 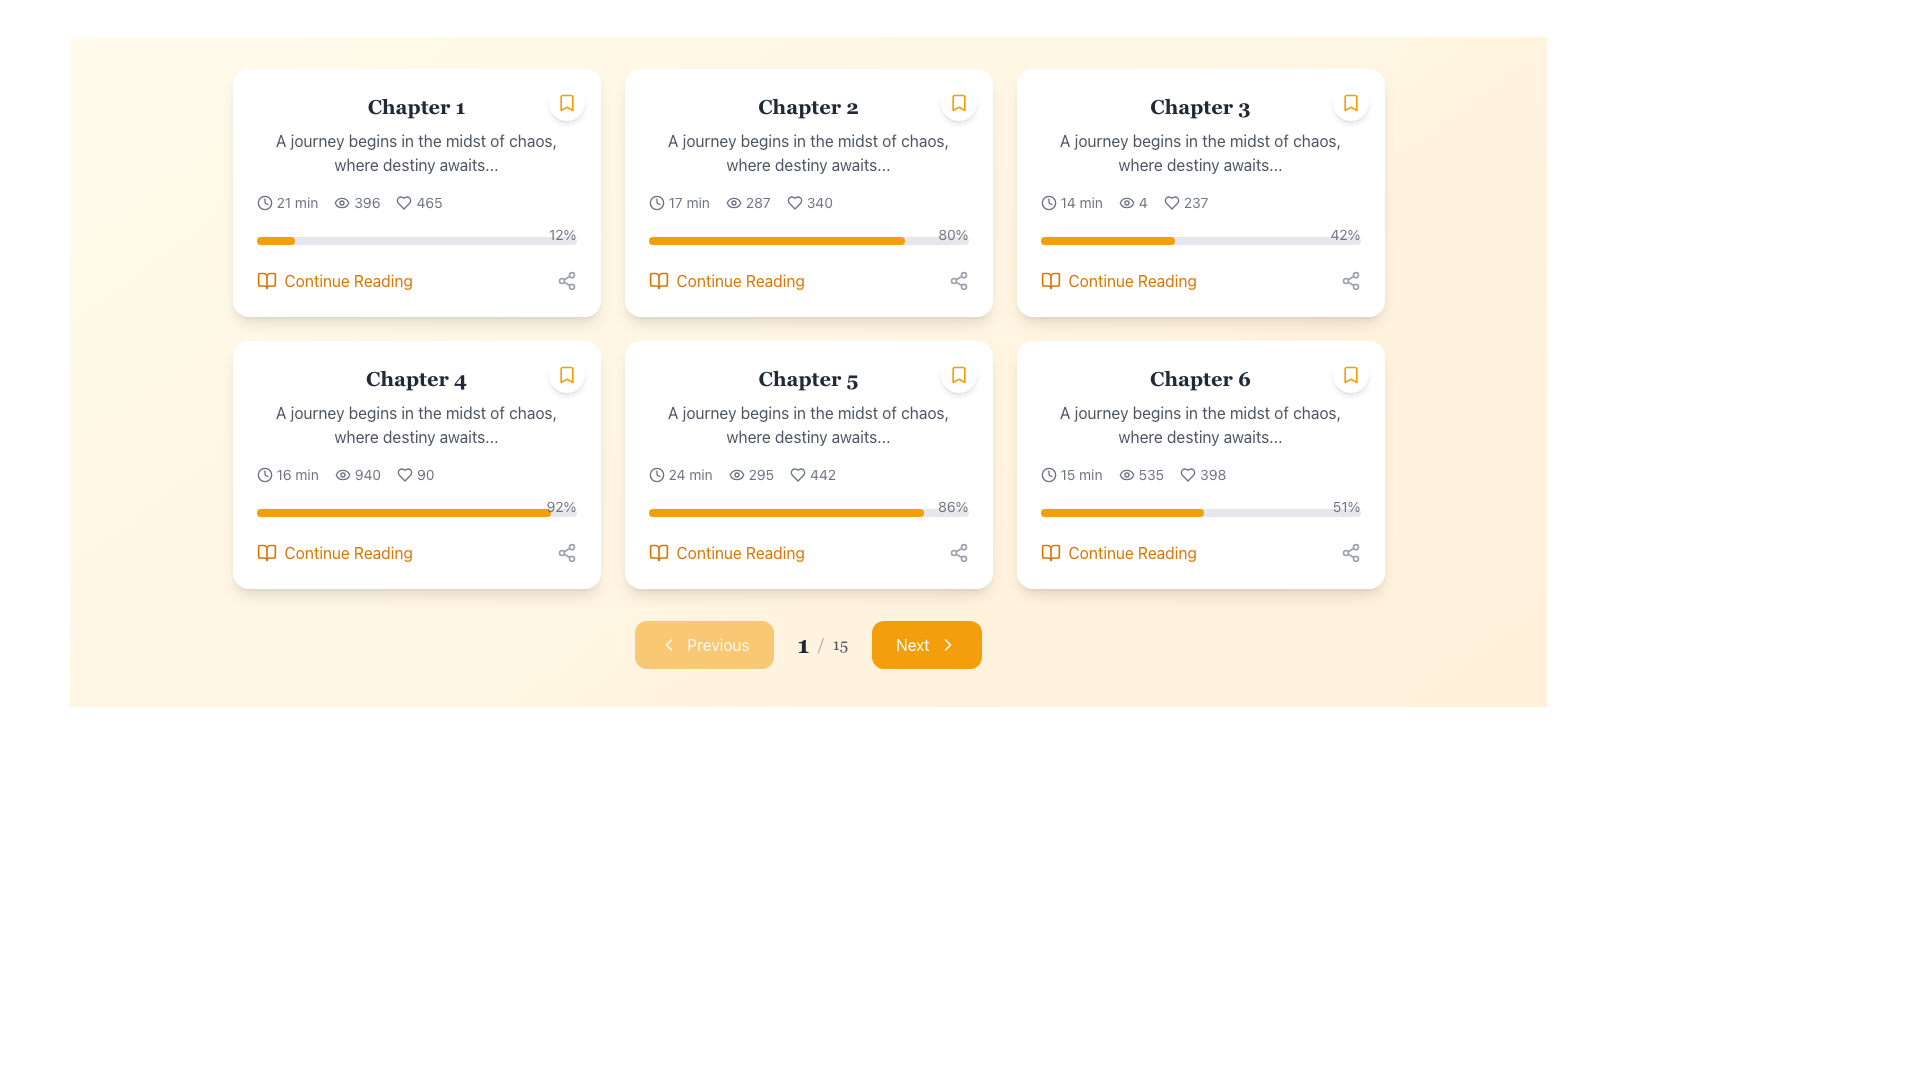 I want to click on the text element with the title 'Chapter 2' and subtitle 'A journey begins in the midst of chaos, where destiny awaits...' positioned in the top row and middle column of the grid layout, so click(x=808, y=135).